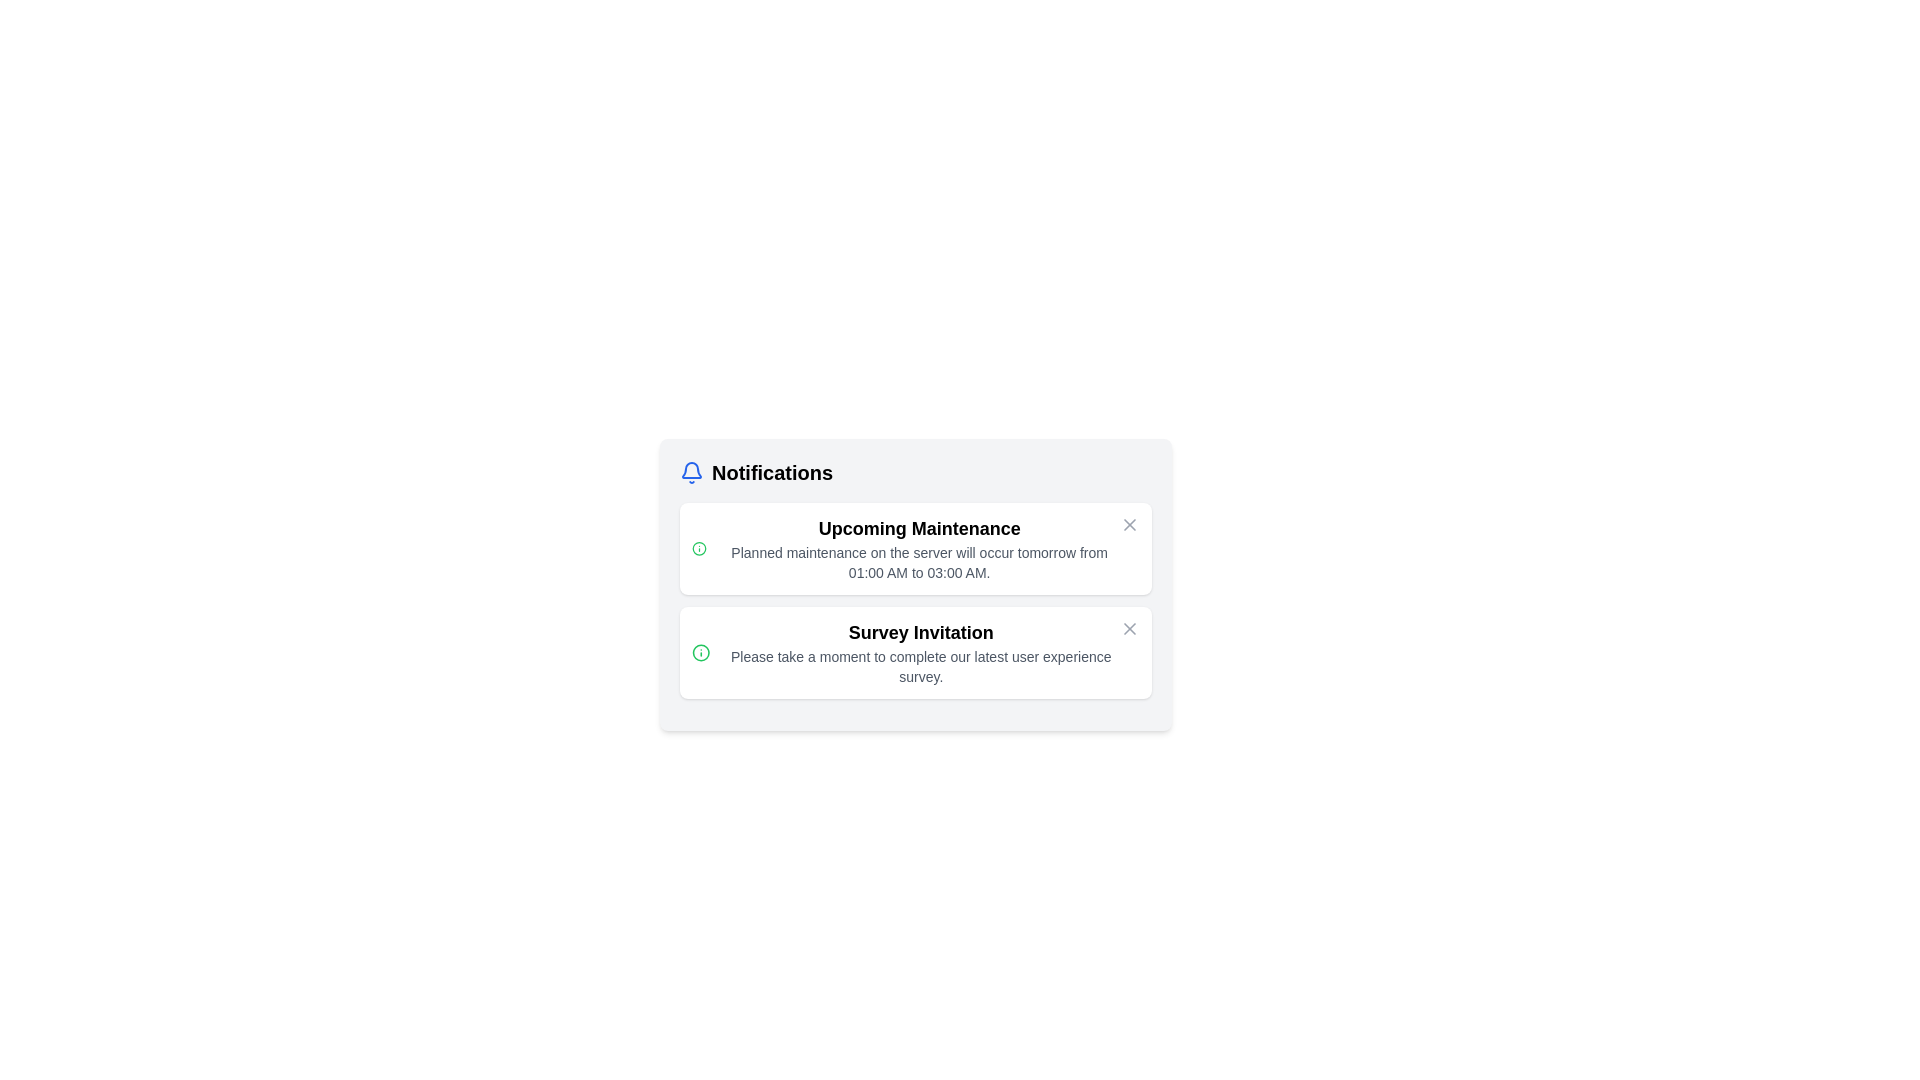 This screenshot has width=1920, height=1080. Describe the element at coordinates (691, 473) in the screenshot. I see `the bell icon to acknowledge the notification count` at that location.